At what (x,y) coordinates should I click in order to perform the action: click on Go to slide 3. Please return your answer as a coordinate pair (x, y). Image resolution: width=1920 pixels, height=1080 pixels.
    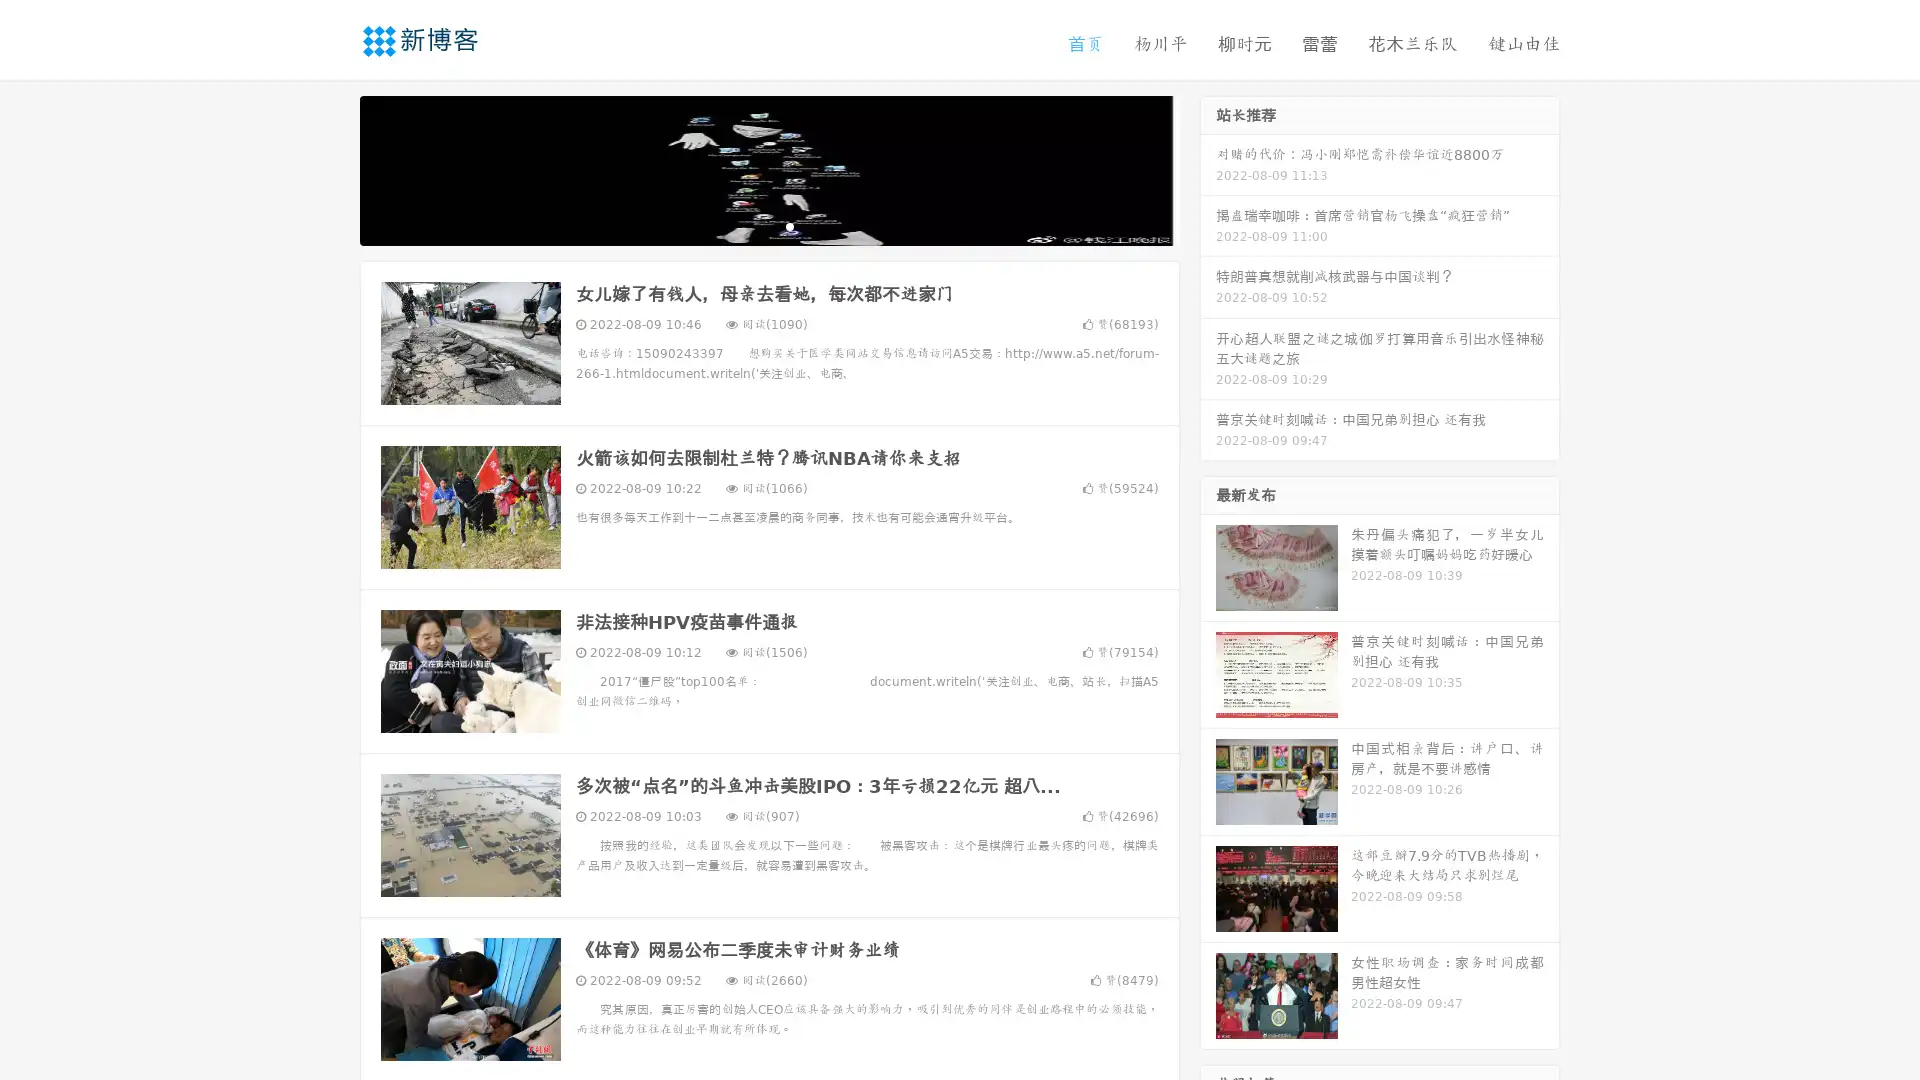
    Looking at the image, I should click on (789, 225).